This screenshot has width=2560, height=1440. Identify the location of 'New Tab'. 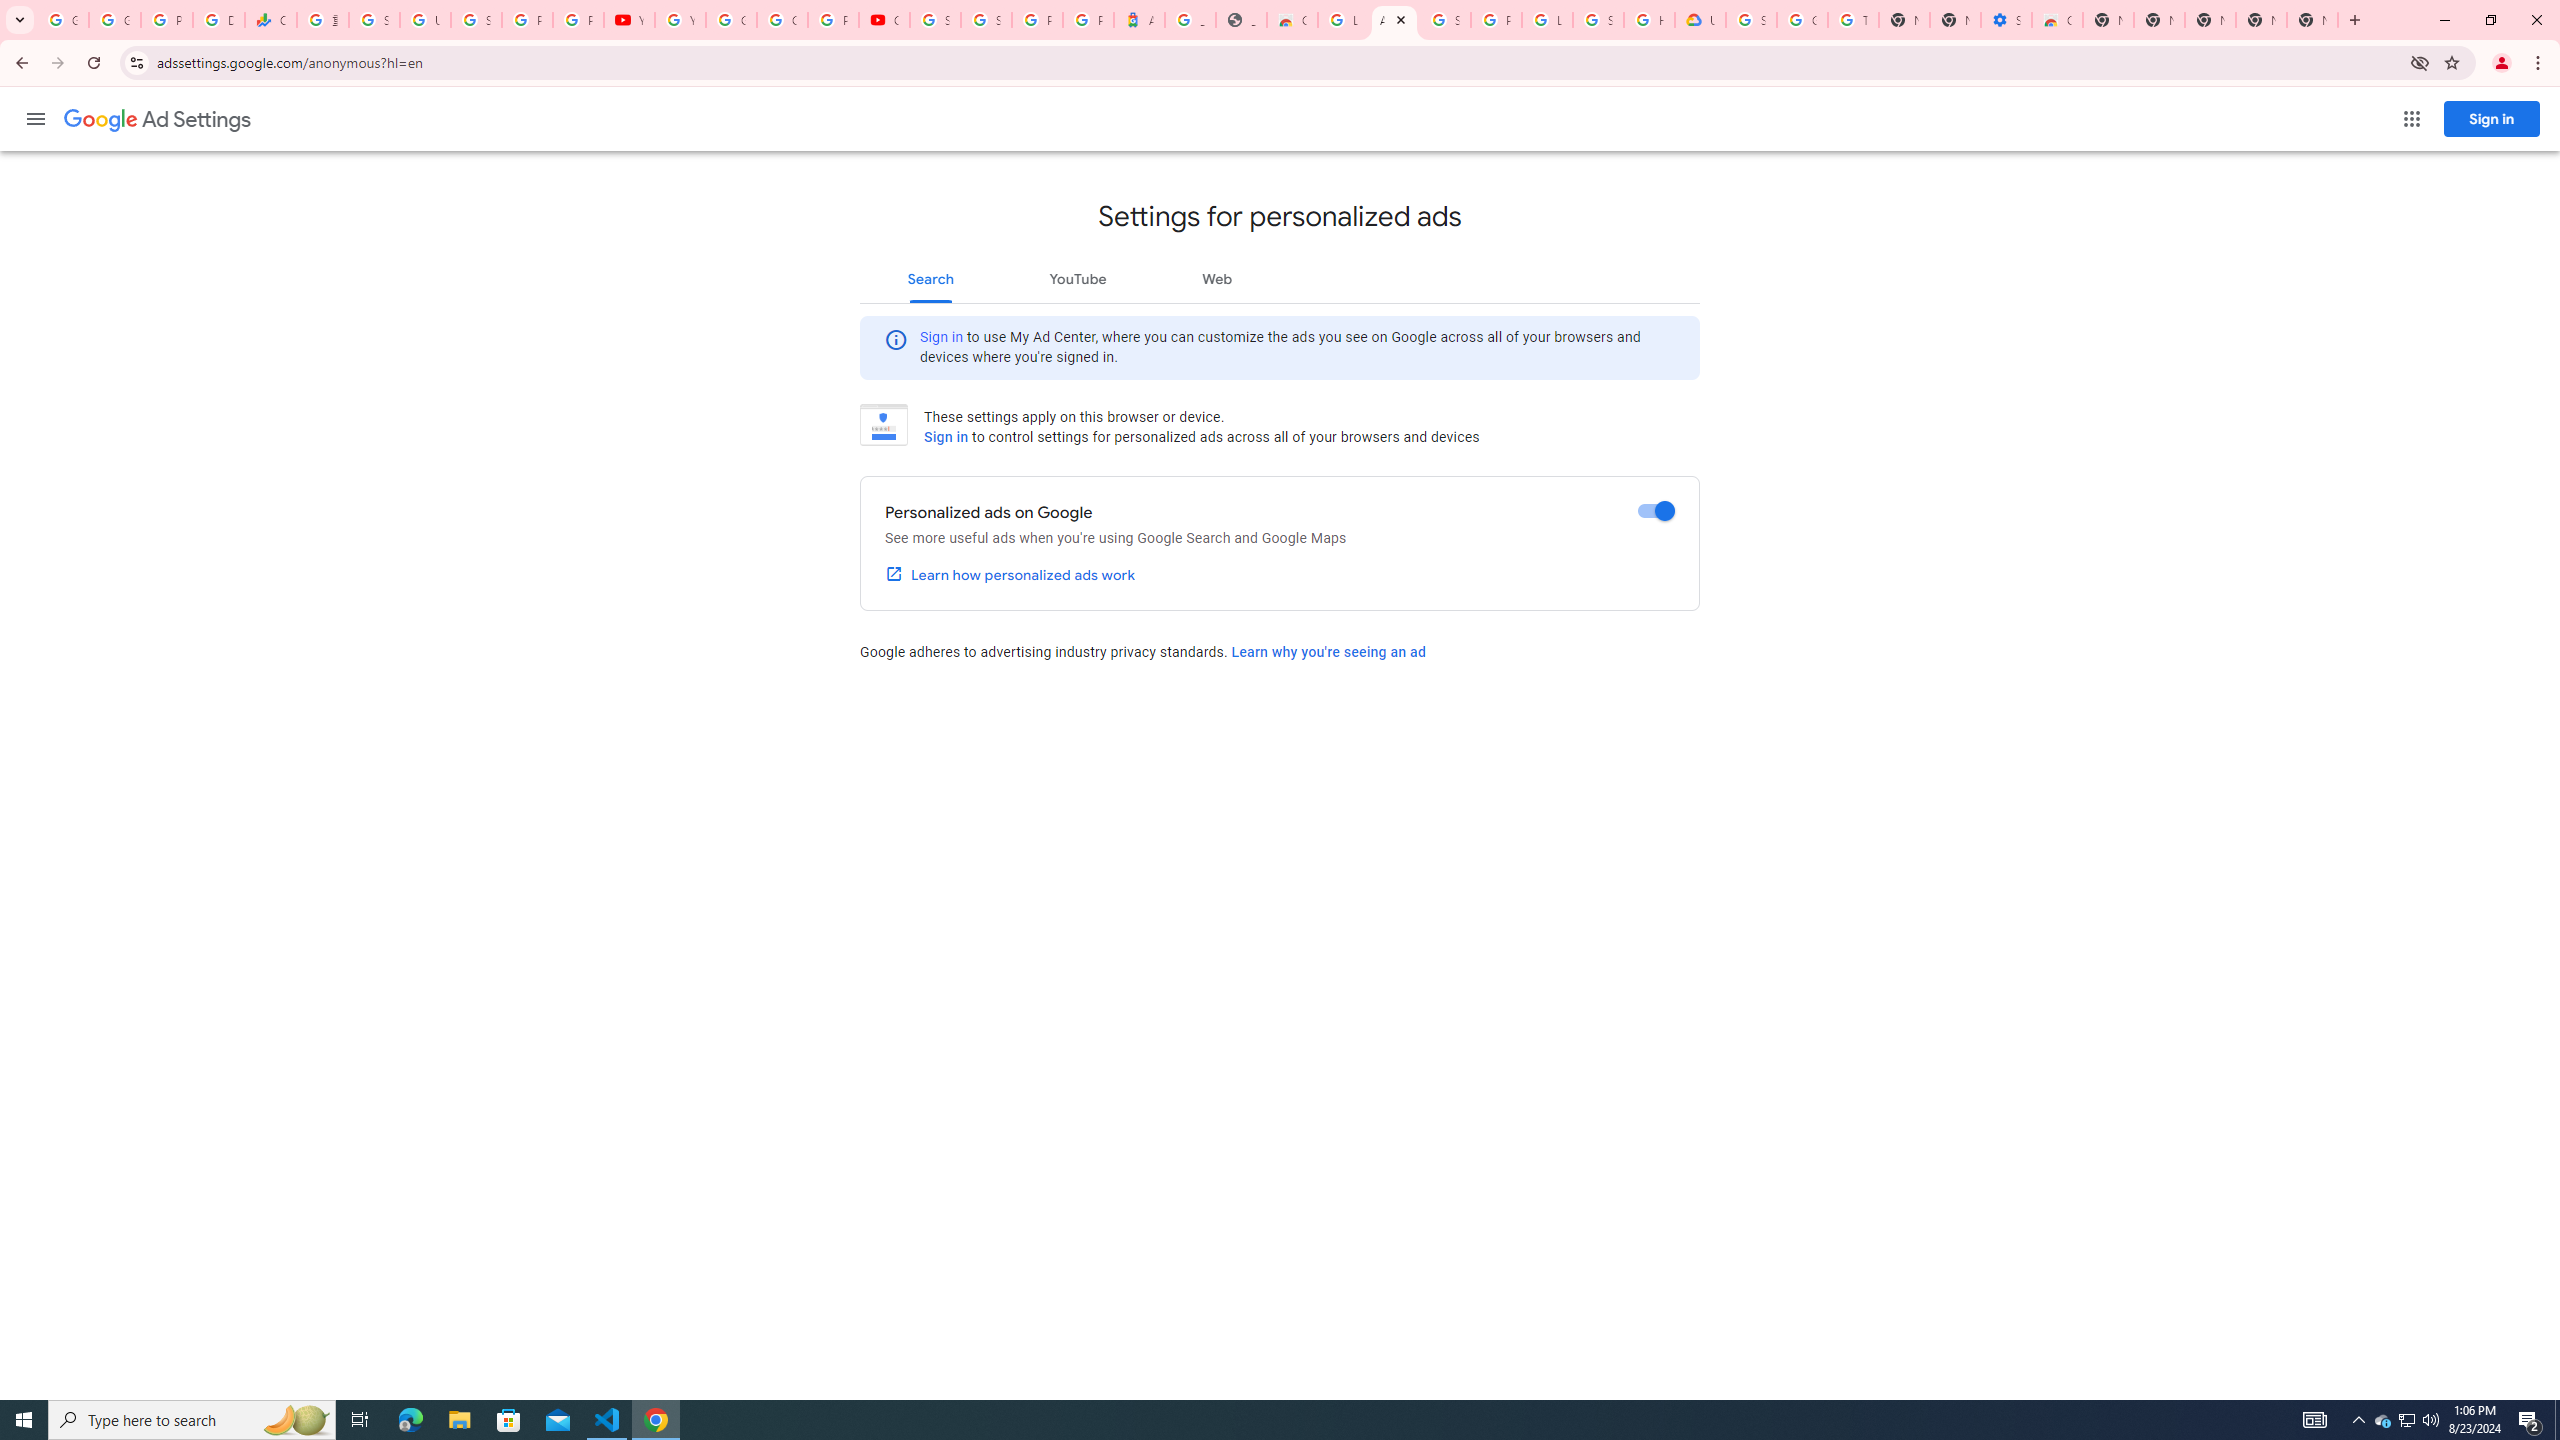
(2311, 19).